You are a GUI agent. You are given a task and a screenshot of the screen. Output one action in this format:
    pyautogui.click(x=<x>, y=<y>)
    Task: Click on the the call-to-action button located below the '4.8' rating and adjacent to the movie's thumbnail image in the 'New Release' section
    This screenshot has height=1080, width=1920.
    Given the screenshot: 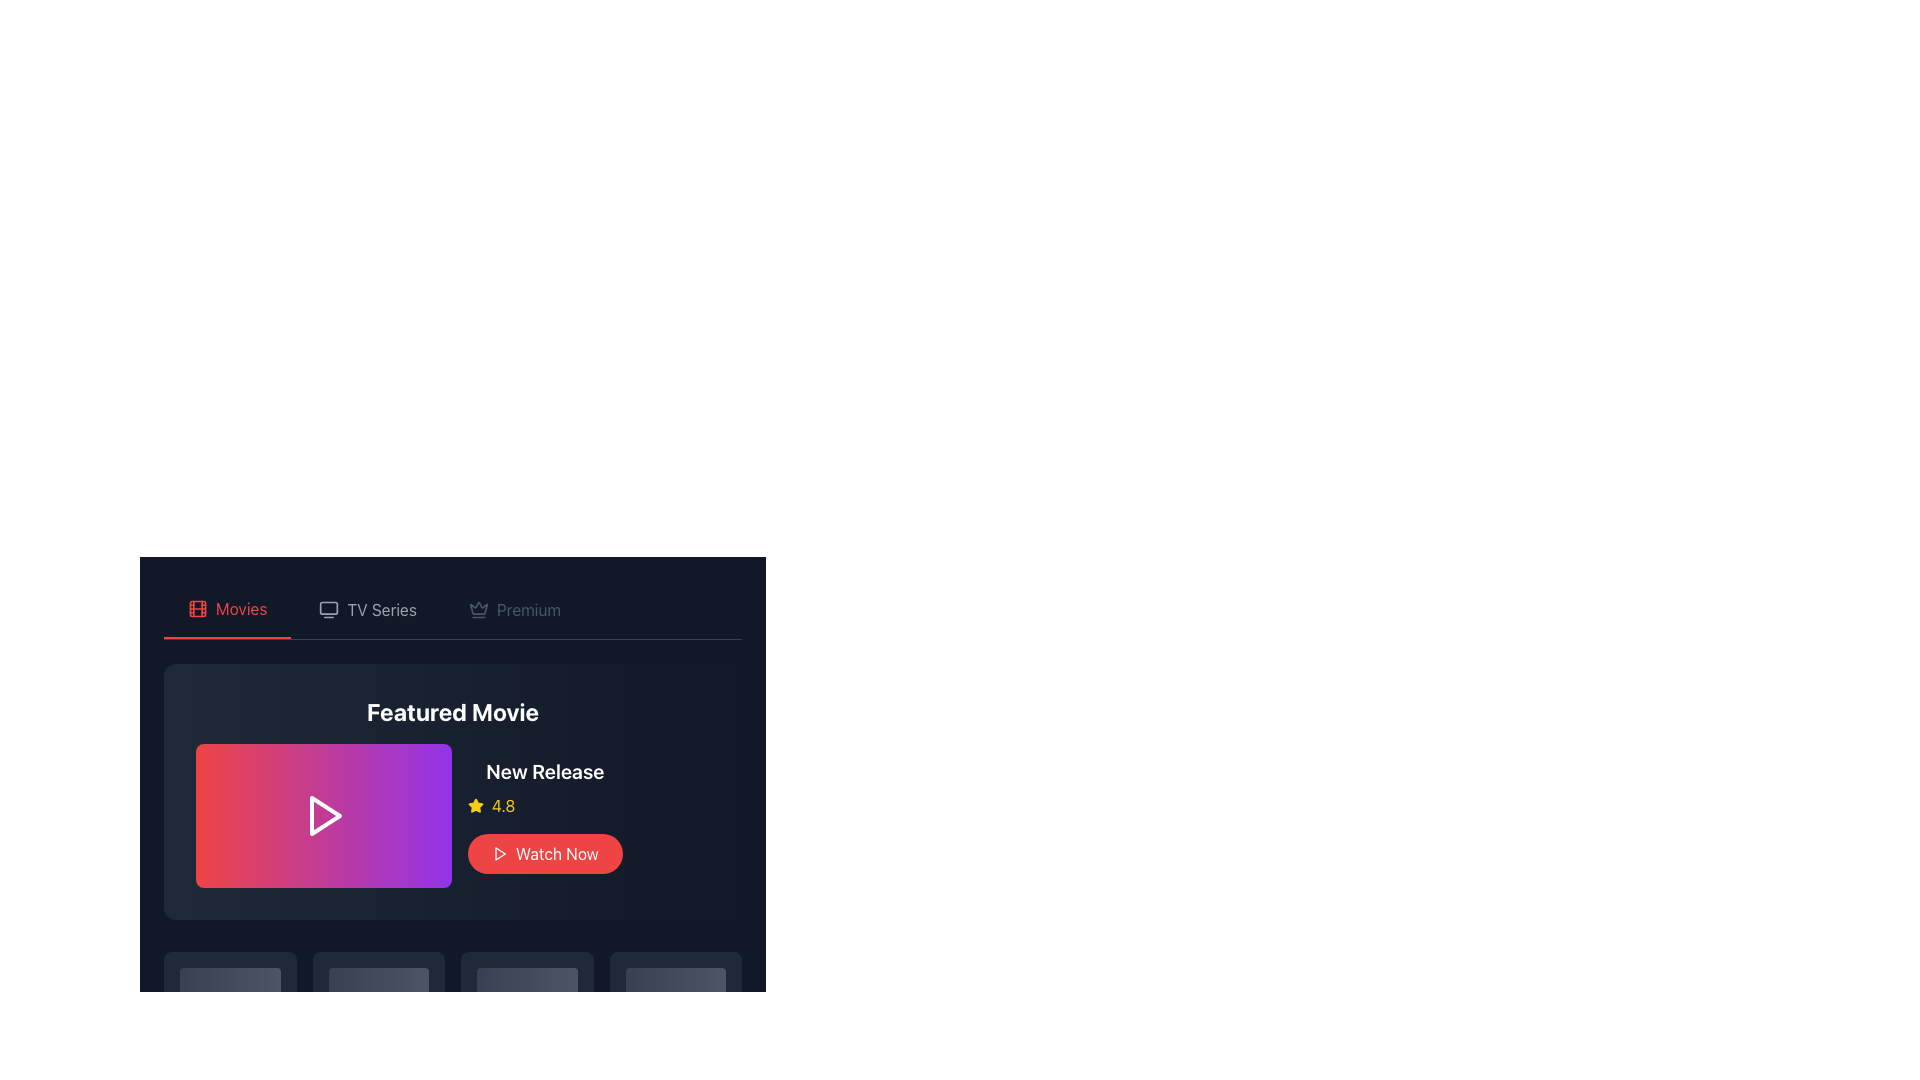 What is the action you would take?
    pyautogui.click(x=545, y=853)
    